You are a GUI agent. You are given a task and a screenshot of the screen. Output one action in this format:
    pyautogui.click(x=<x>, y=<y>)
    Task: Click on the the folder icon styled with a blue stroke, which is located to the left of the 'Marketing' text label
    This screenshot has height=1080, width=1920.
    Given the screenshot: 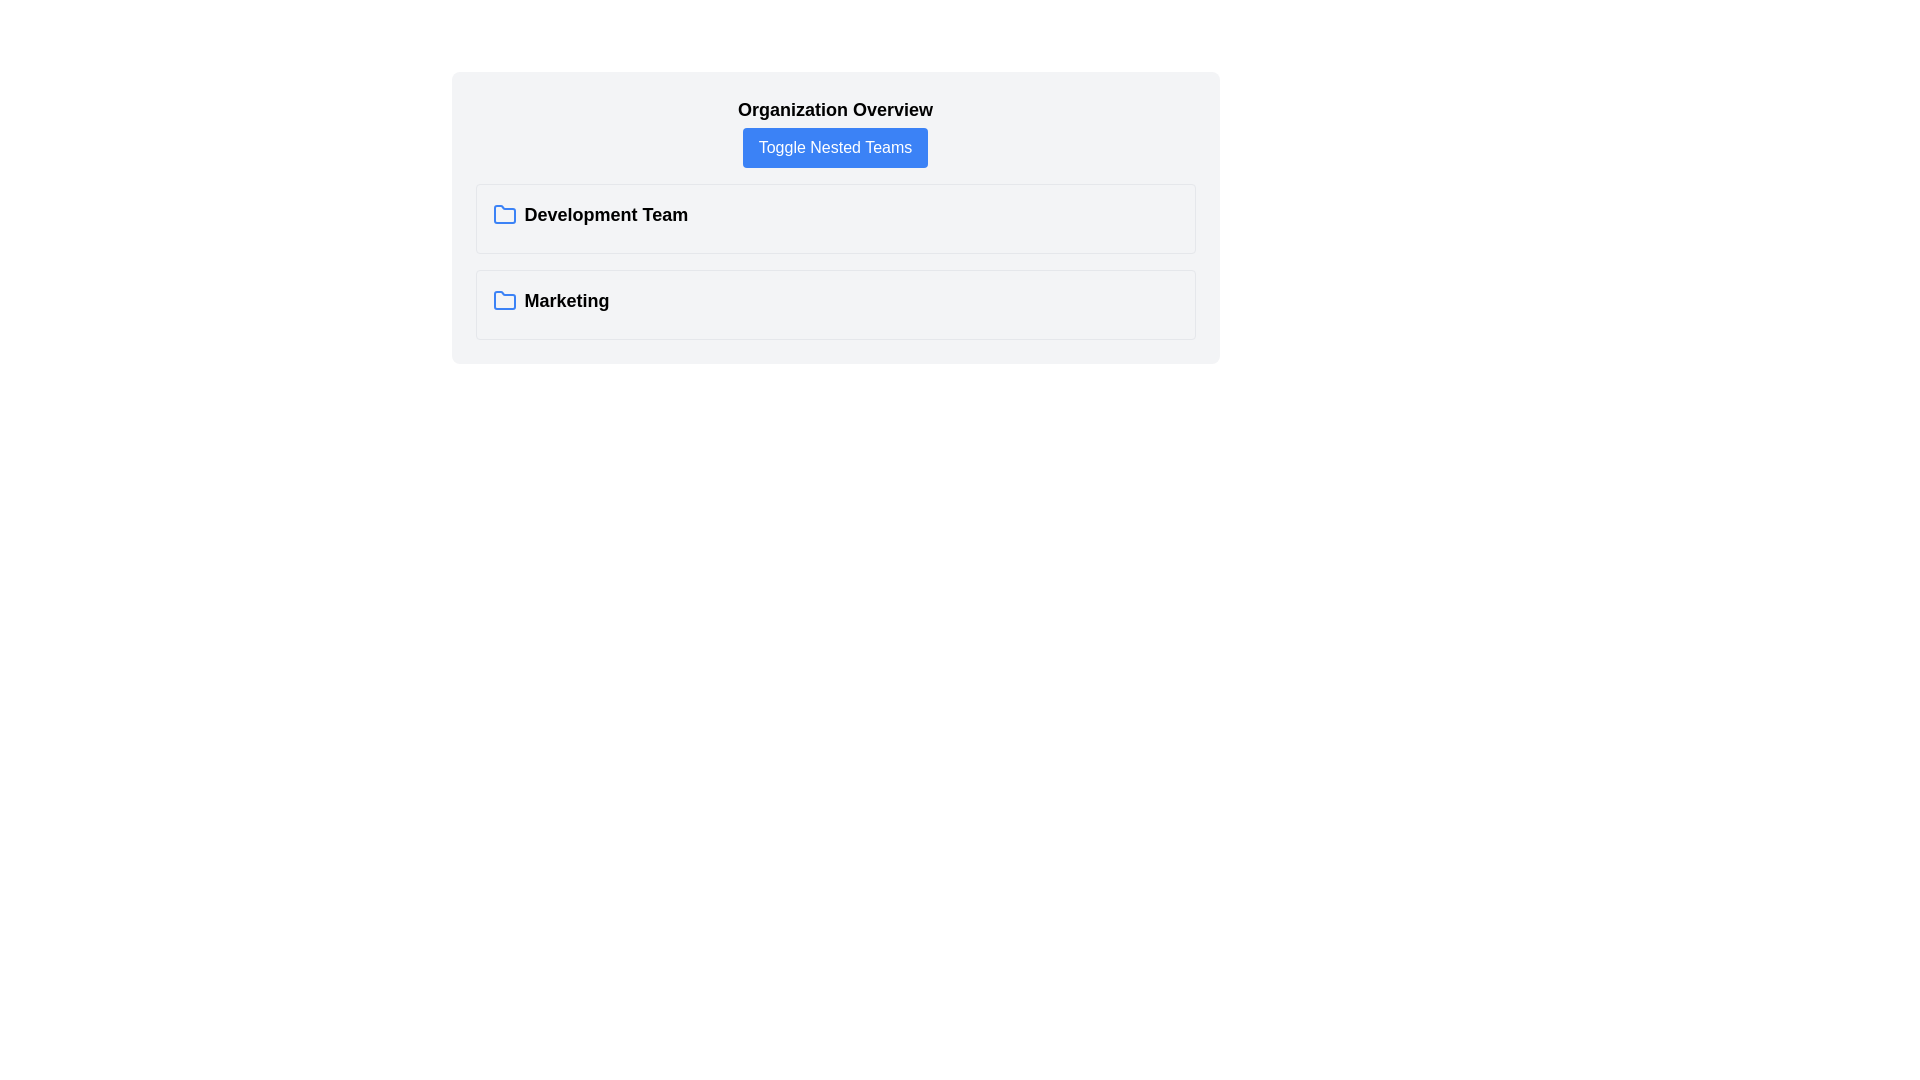 What is the action you would take?
    pyautogui.click(x=504, y=300)
    